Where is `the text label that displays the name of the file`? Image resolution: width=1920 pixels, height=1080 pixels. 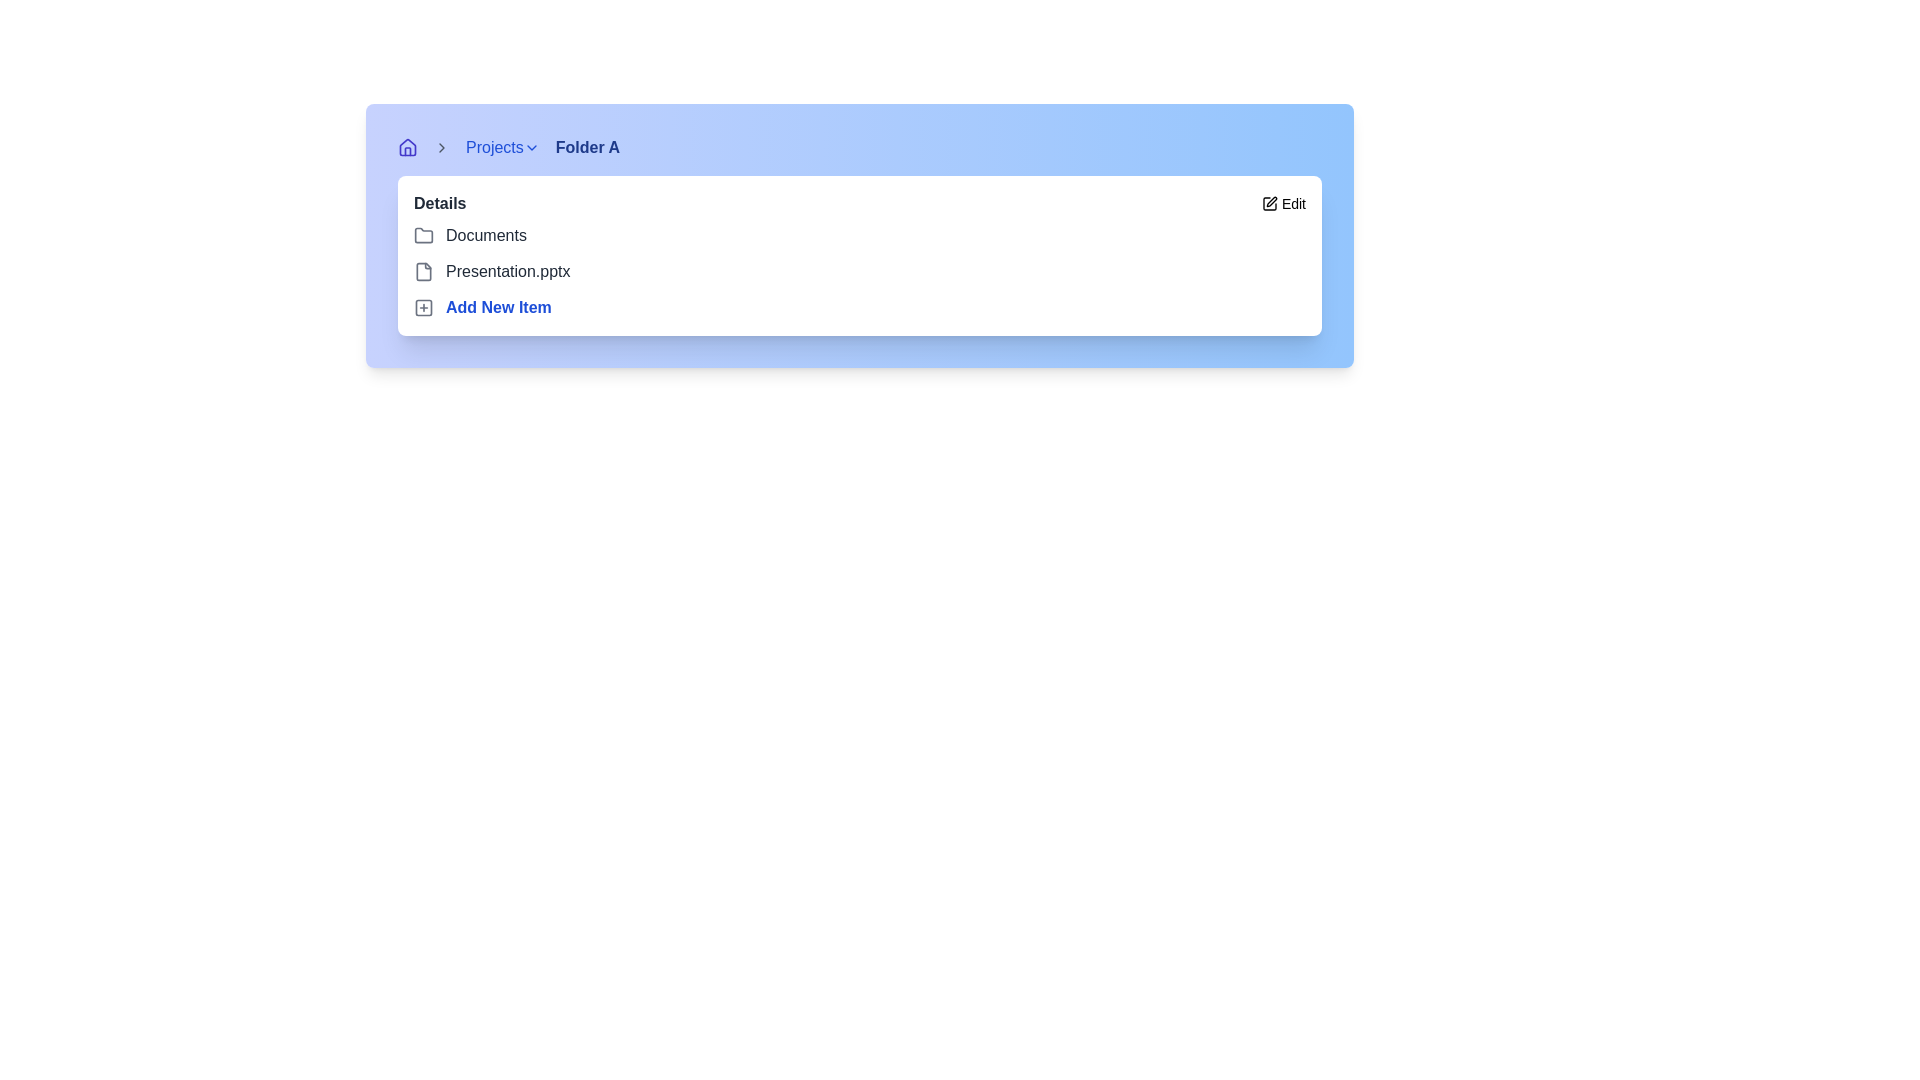
the text label that displays the name of the file is located at coordinates (508, 272).